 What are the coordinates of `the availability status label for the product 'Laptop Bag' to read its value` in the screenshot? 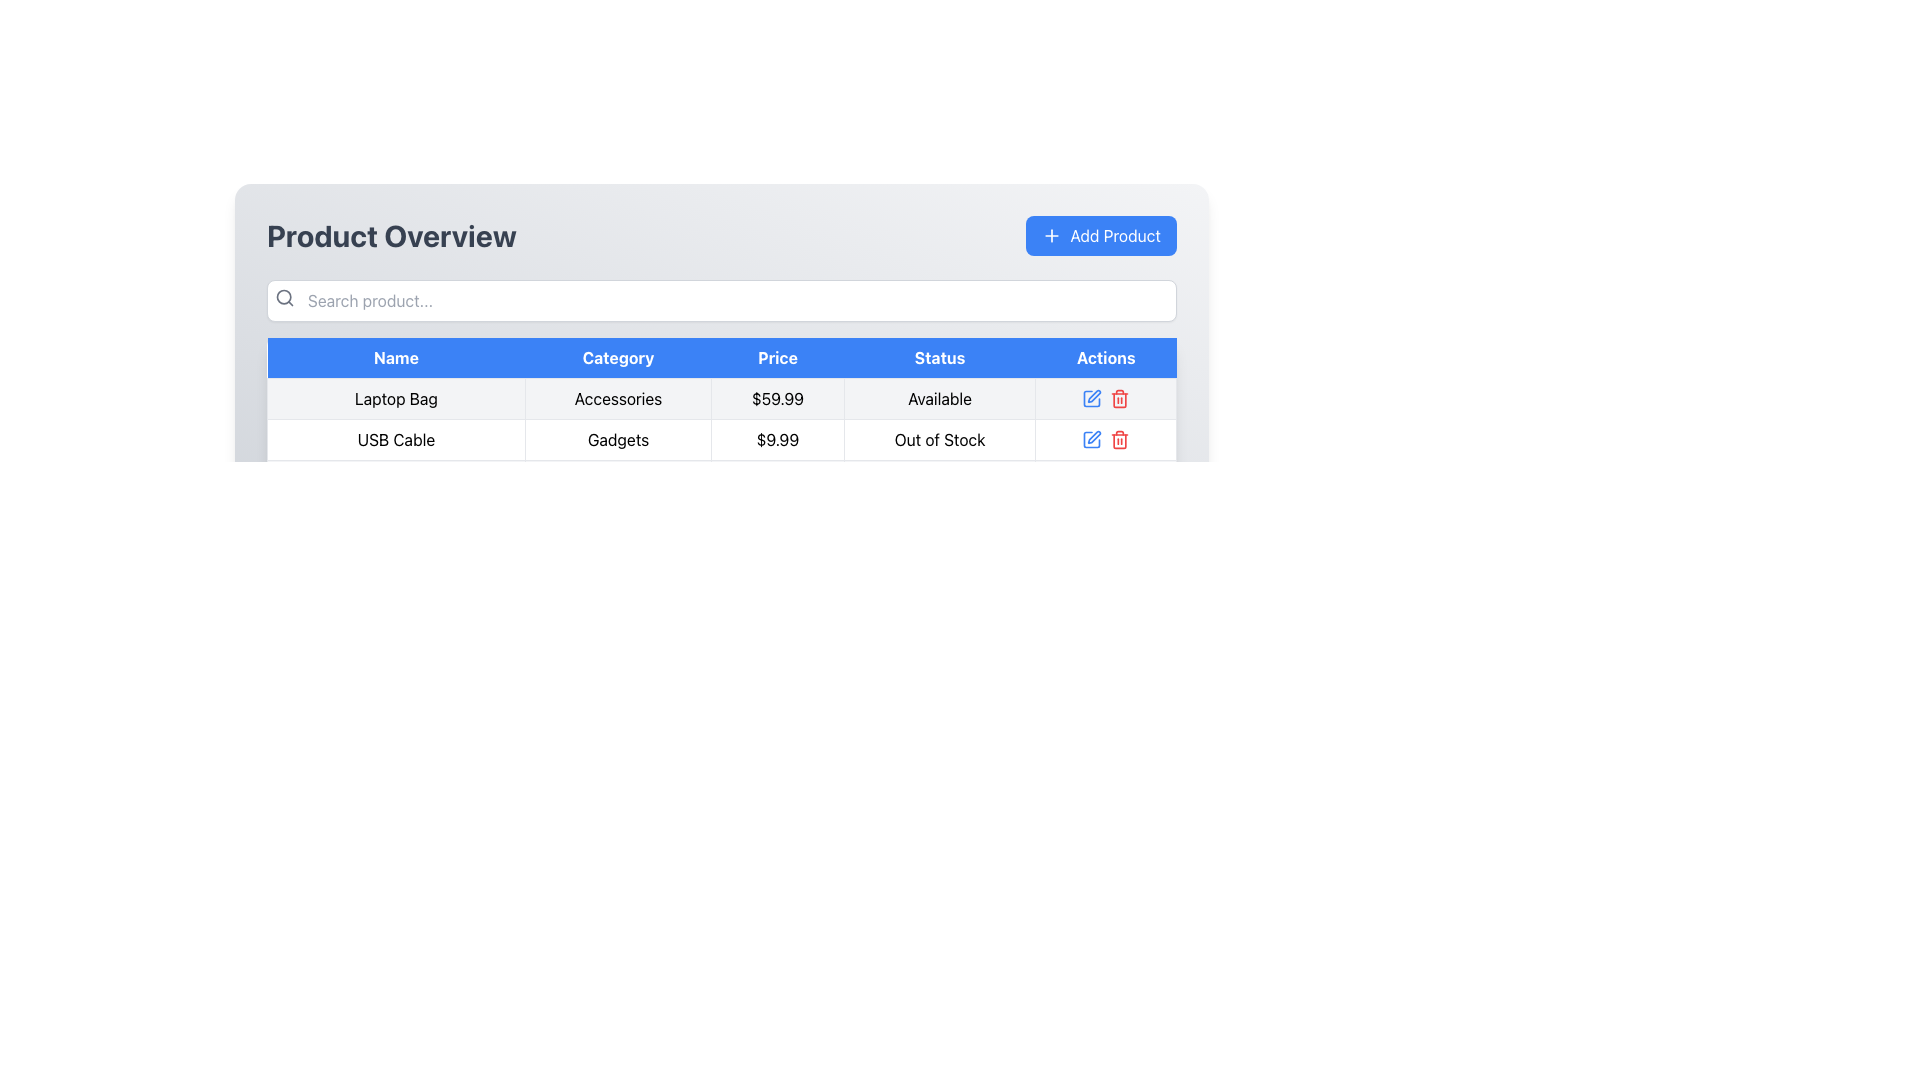 It's located at (939, 398).